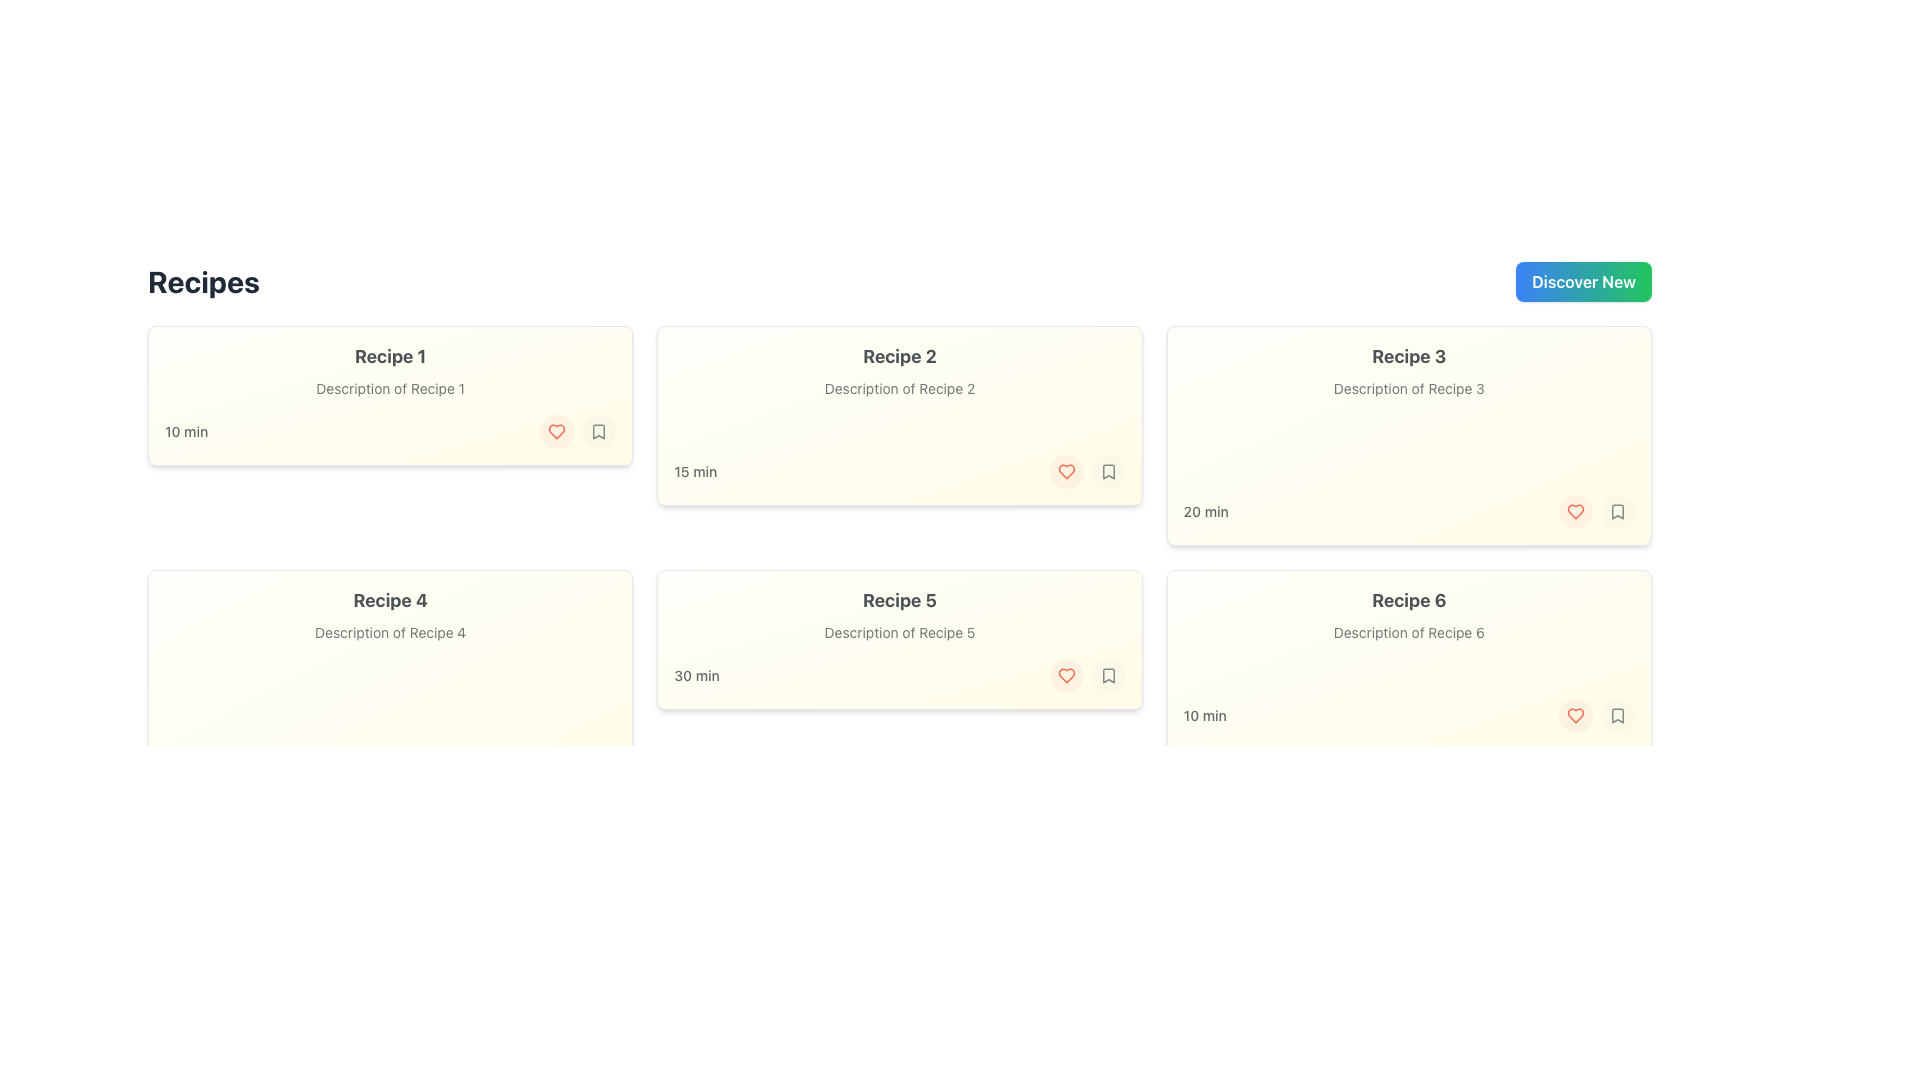  I want to click on the label element located at the top center of the card in the second row and first column of the grid layout, which serves as the title or identifier for the card, so click(390, 600).